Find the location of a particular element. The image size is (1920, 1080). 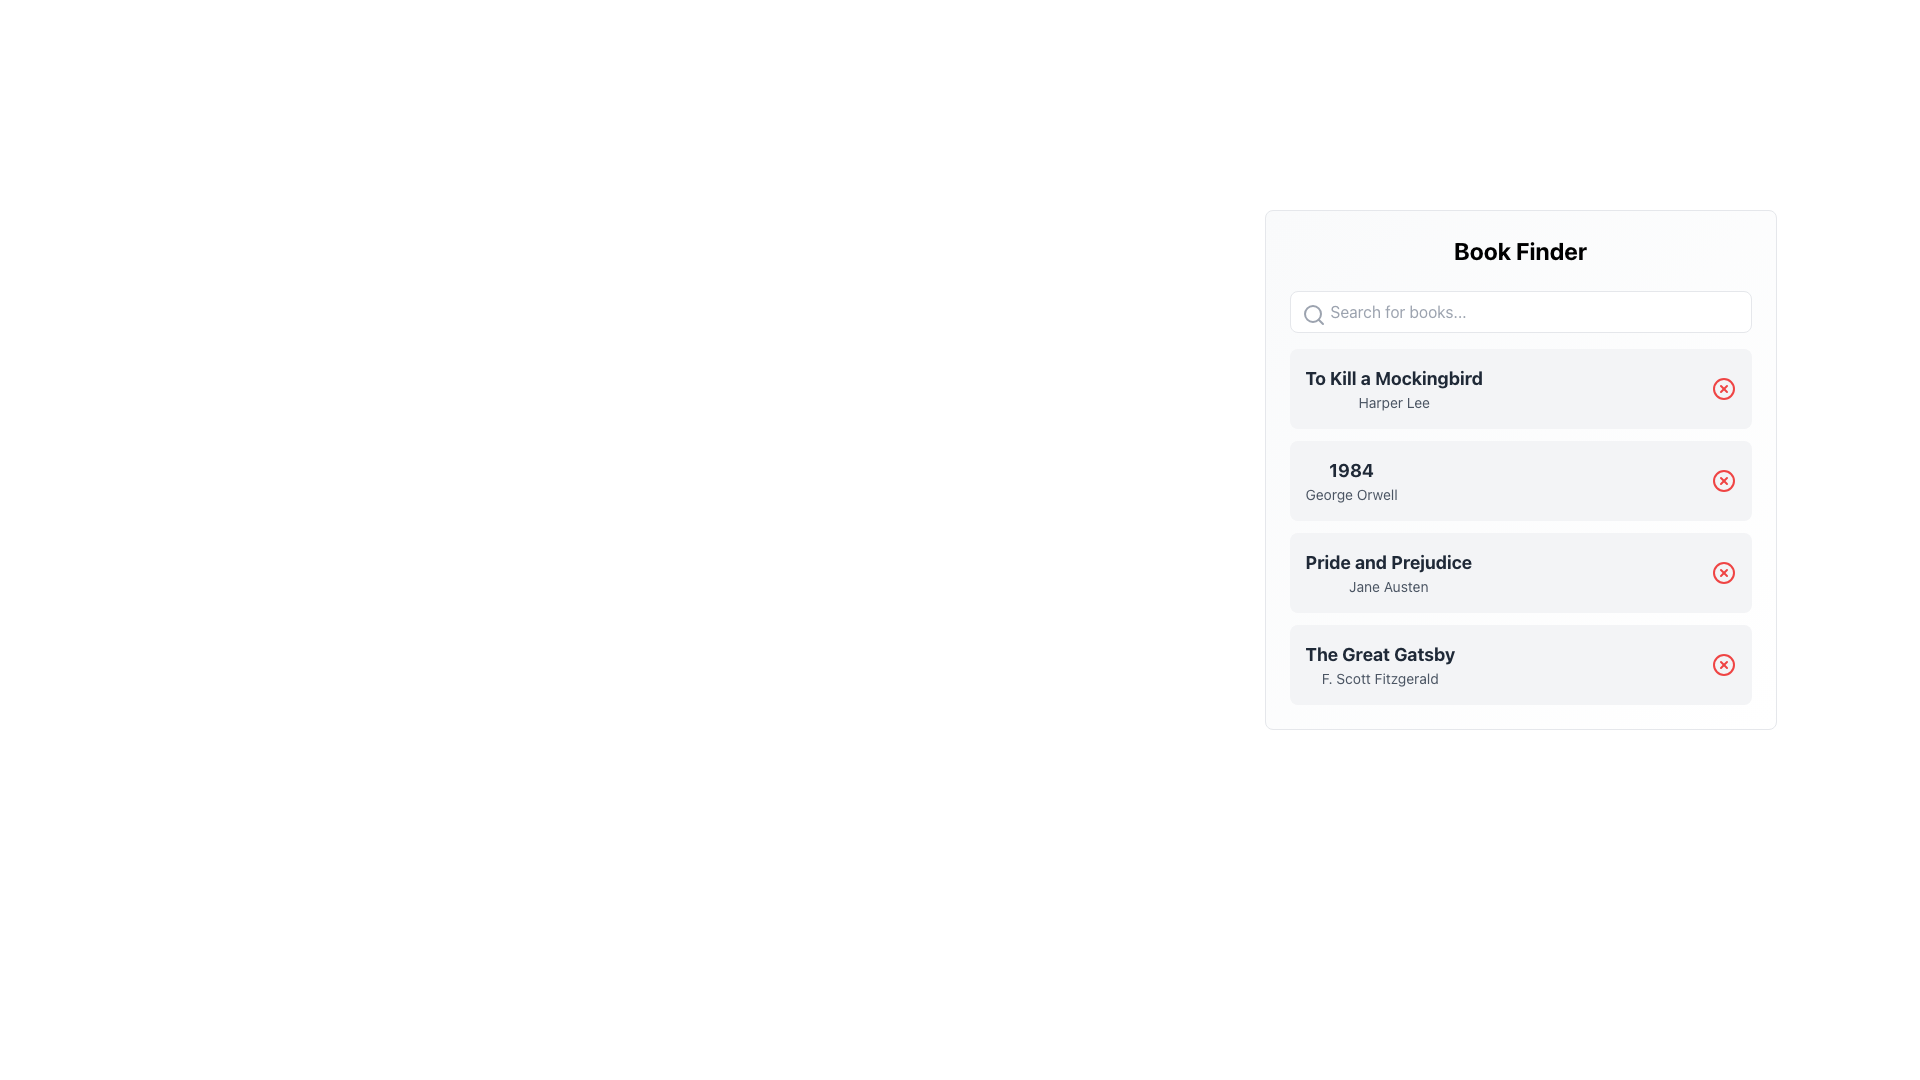

the static text label that identifies the author of the book '1984', located directly below the title text and centered in the 'Book Finder' panel is located at coordinates (1351, 494).